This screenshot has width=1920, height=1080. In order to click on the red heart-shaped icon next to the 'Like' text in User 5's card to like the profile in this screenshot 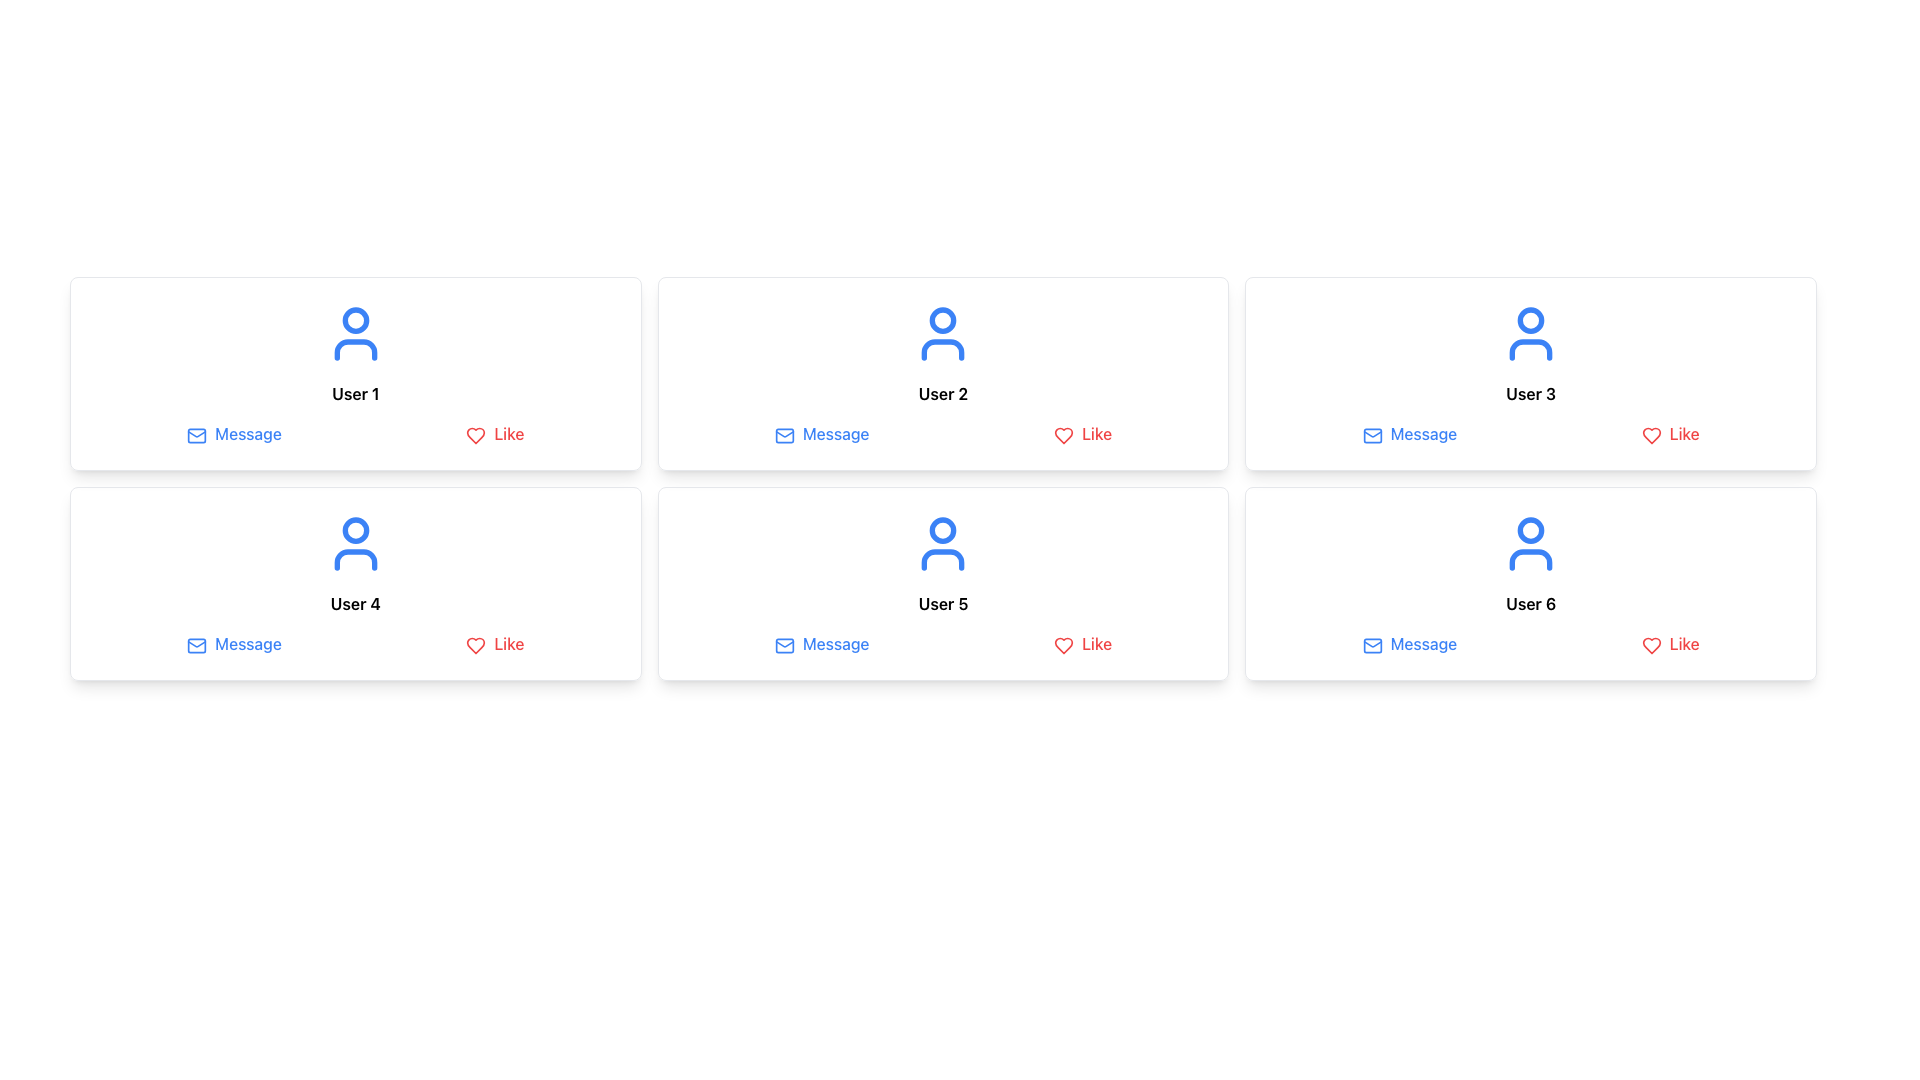, I will do `click(1063, 645)`.